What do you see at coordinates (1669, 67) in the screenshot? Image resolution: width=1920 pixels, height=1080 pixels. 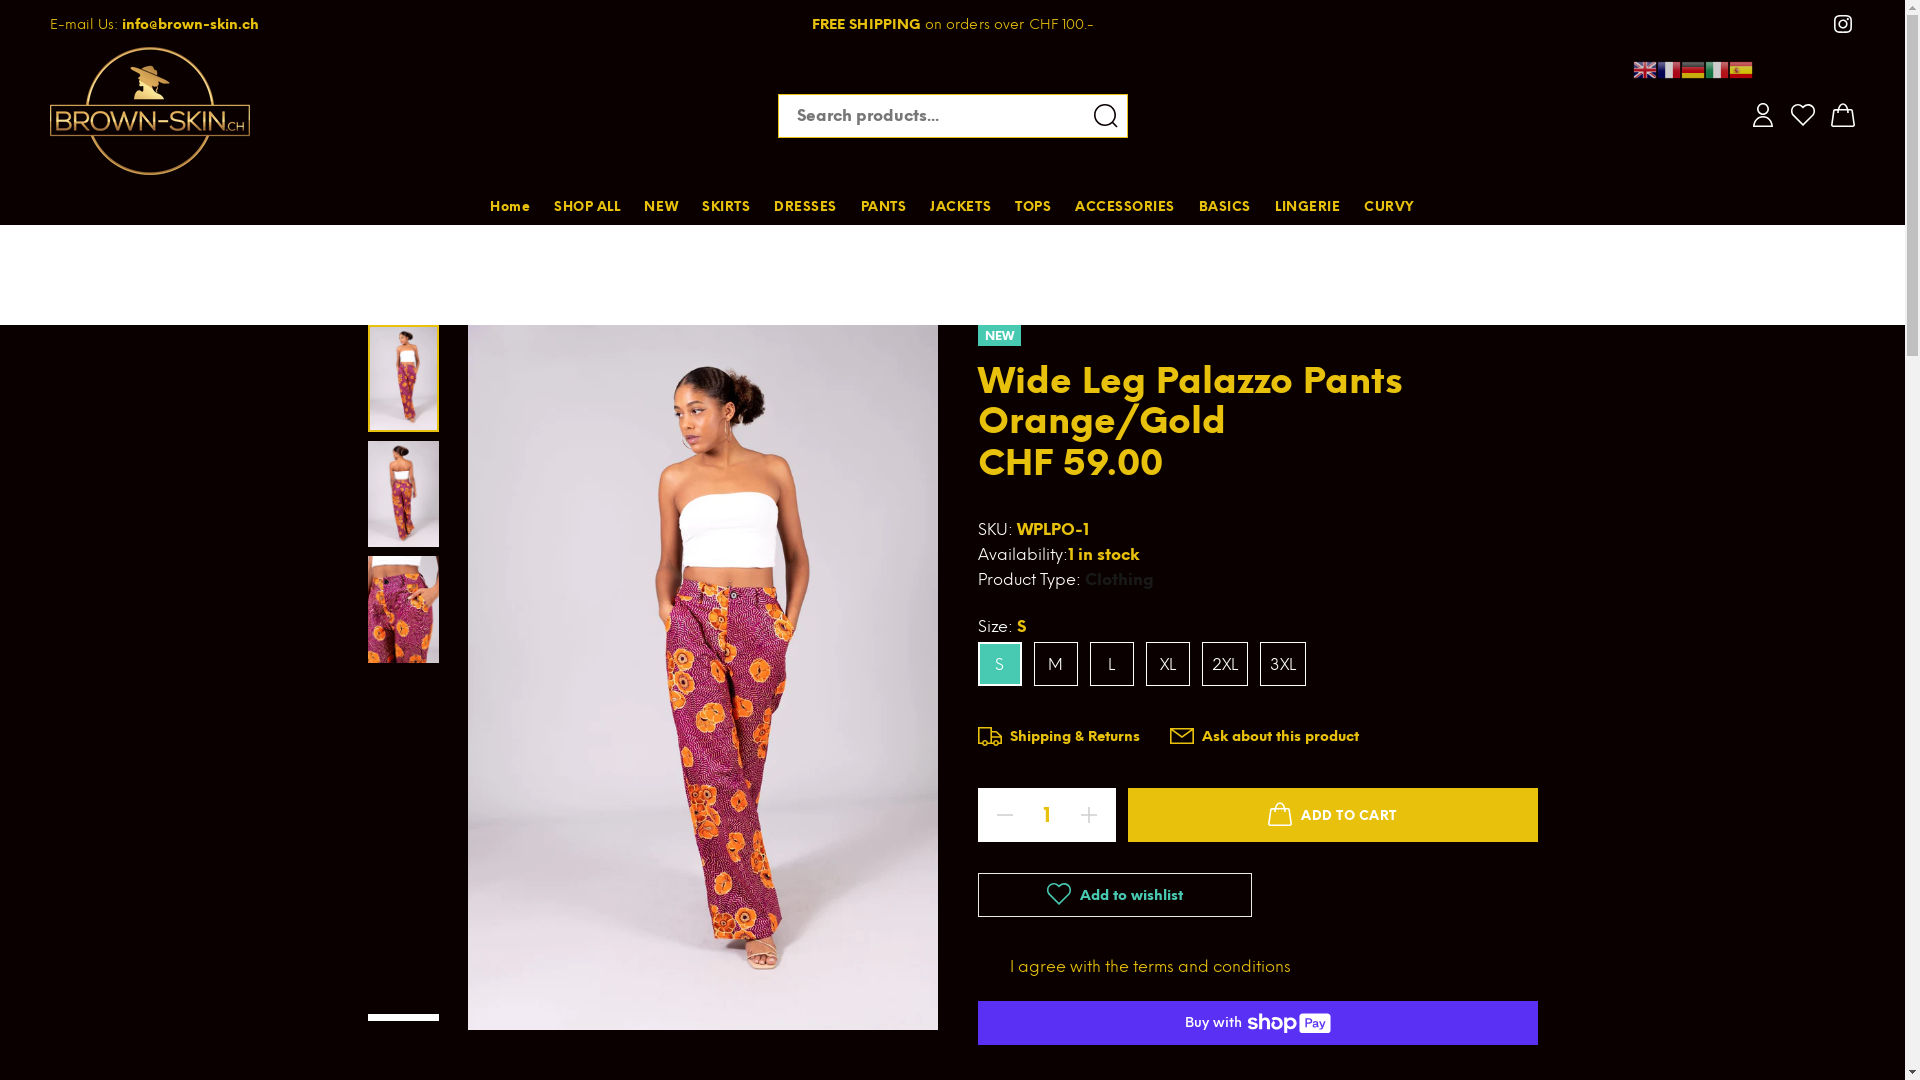 I see `'French'` at bounding box center [1669, 67].